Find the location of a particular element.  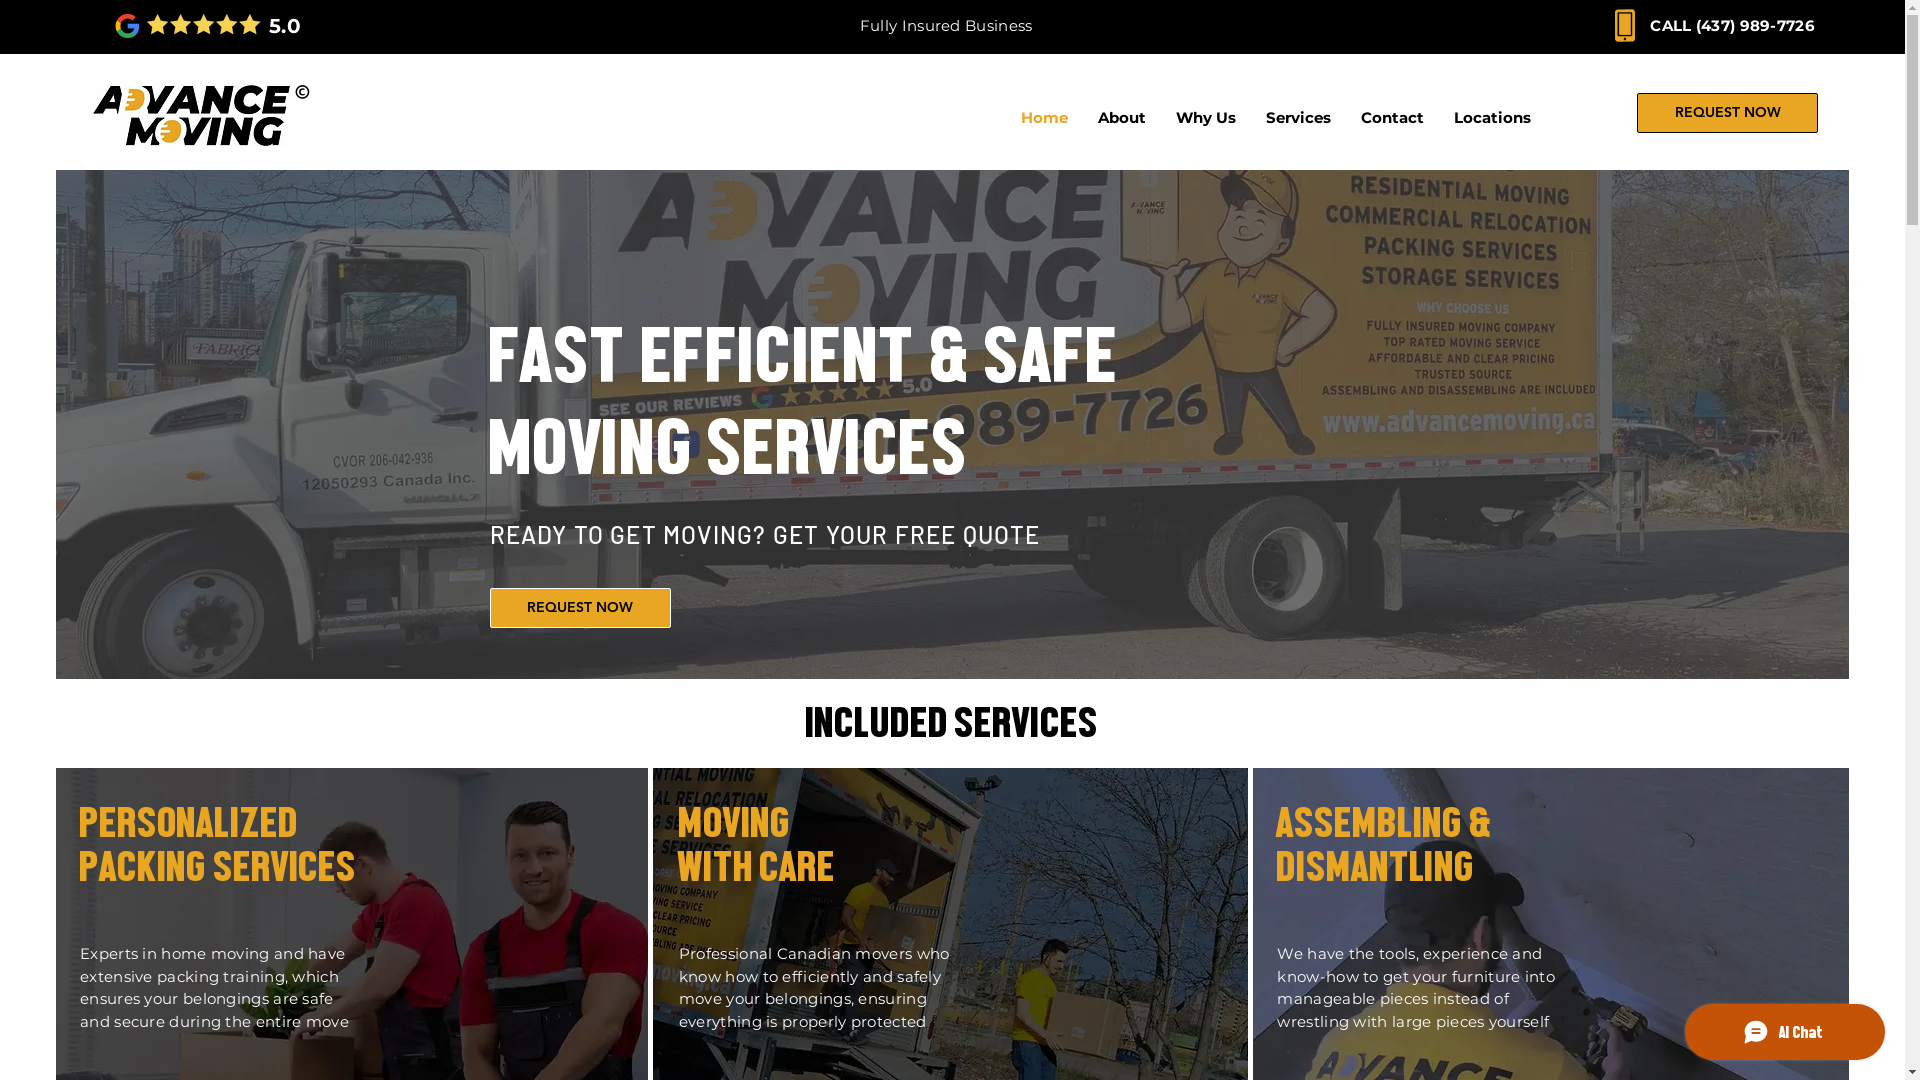

'CALL (437) 989-7726' is located at coordinates (1650, 25).